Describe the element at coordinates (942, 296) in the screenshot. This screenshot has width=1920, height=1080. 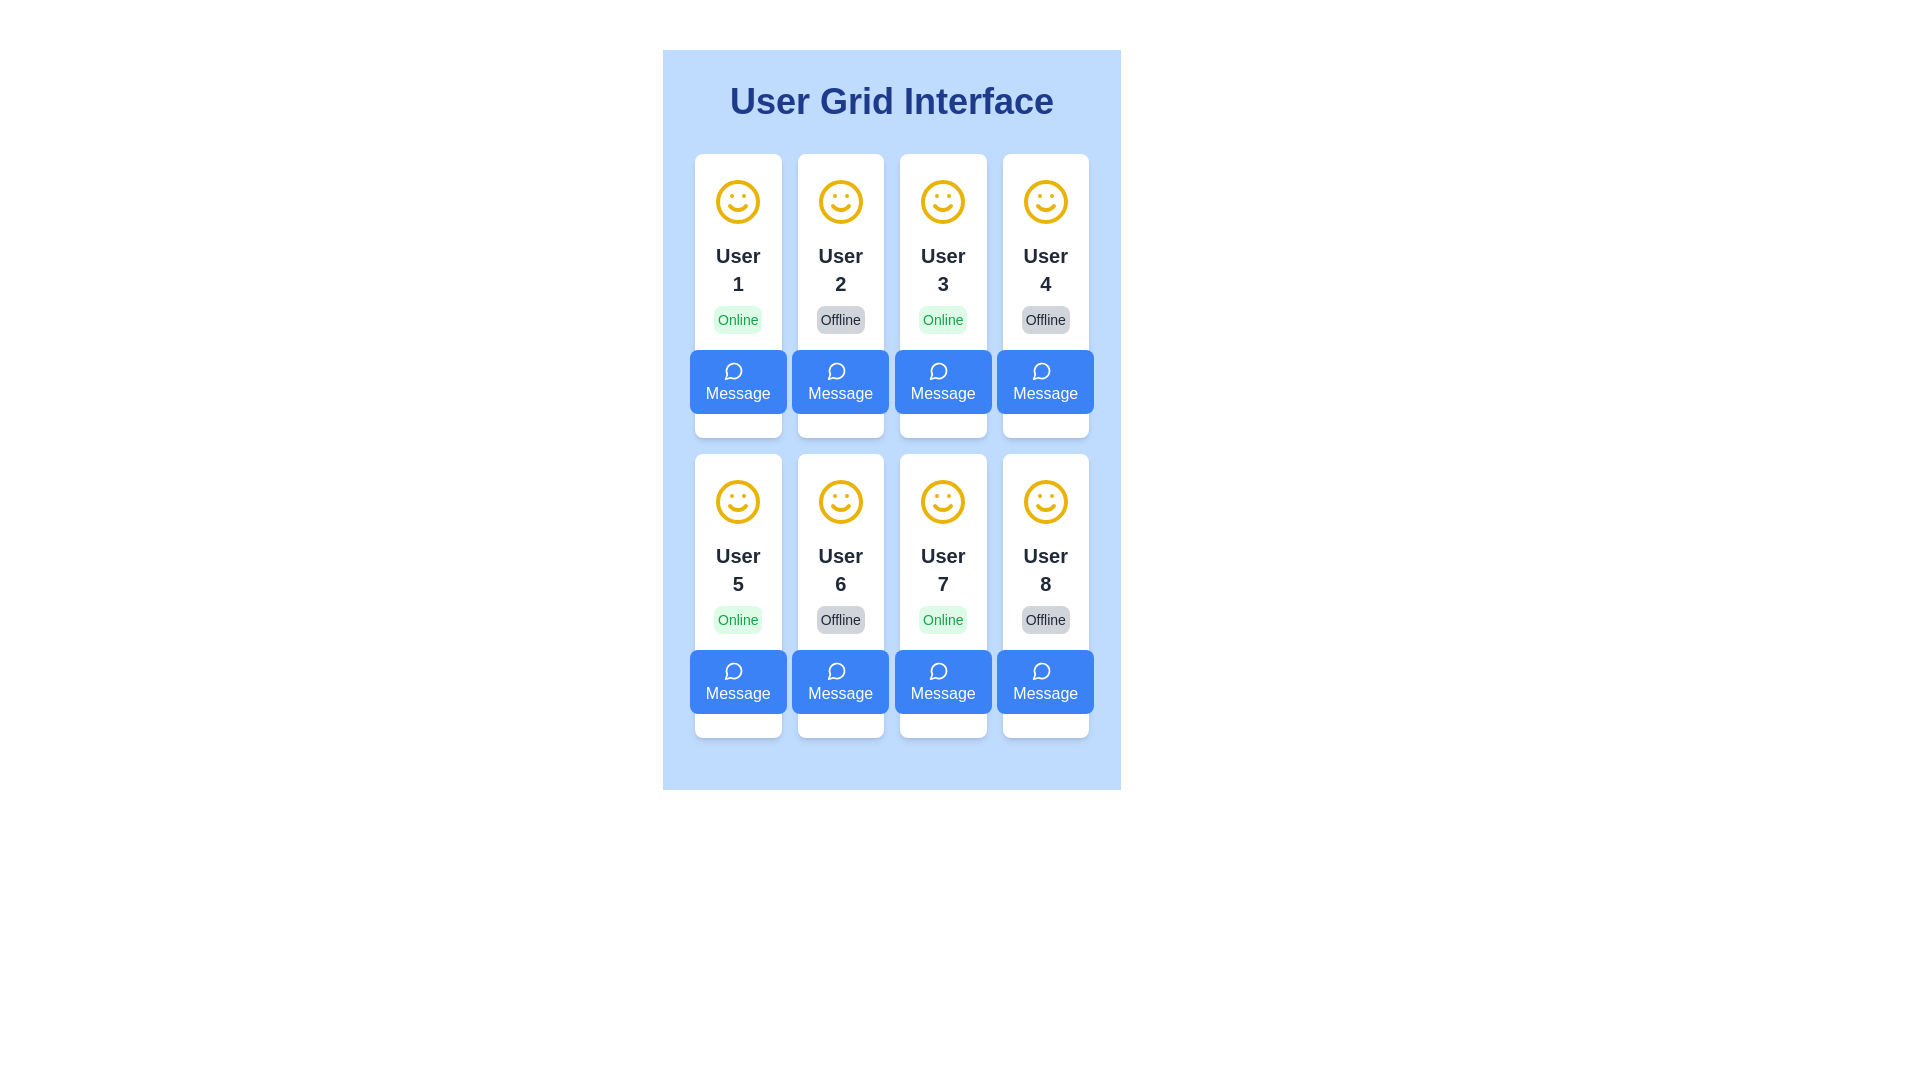
I see `the User Profile Card displaying 'User 3' with an 'Online' status badge and a 'Message' button at the bottom` at that location.